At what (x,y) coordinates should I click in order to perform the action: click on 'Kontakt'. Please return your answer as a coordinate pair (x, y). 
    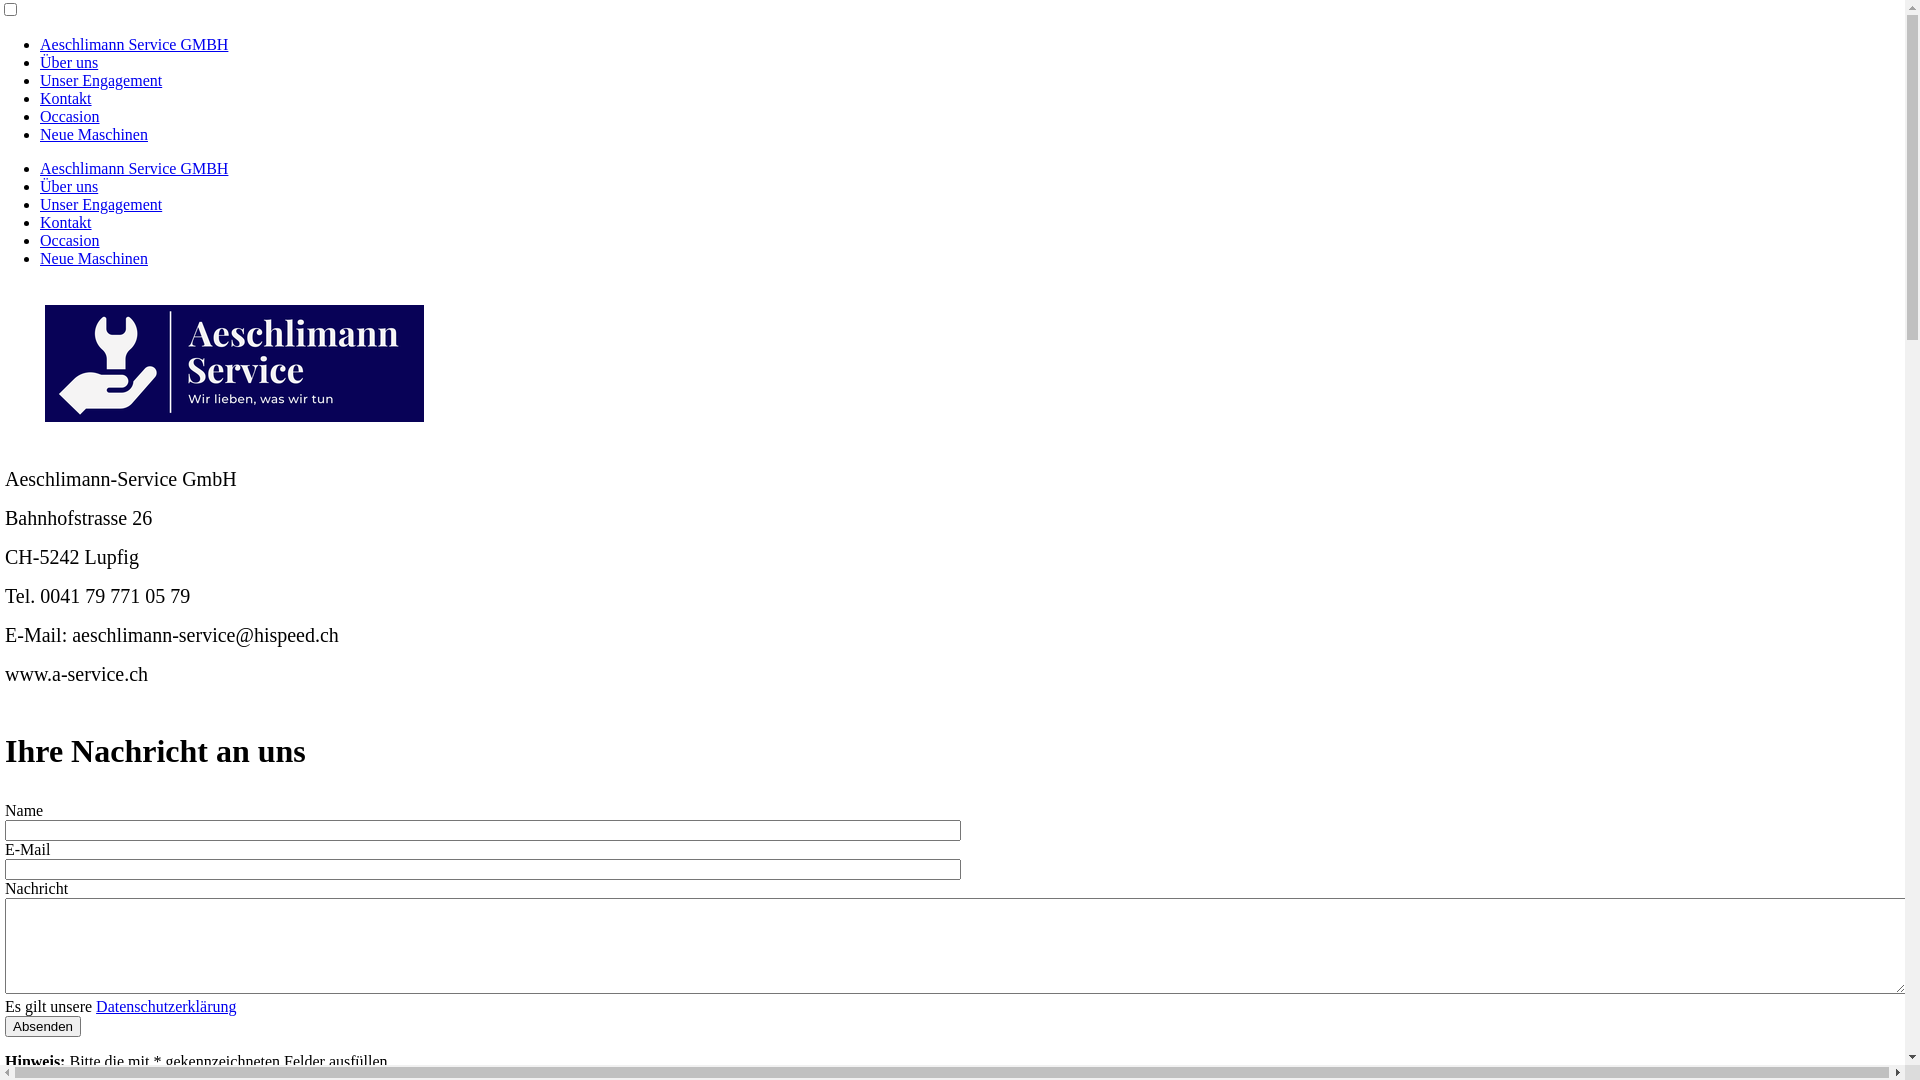
    Looking at the image, I should click on (39, 222).